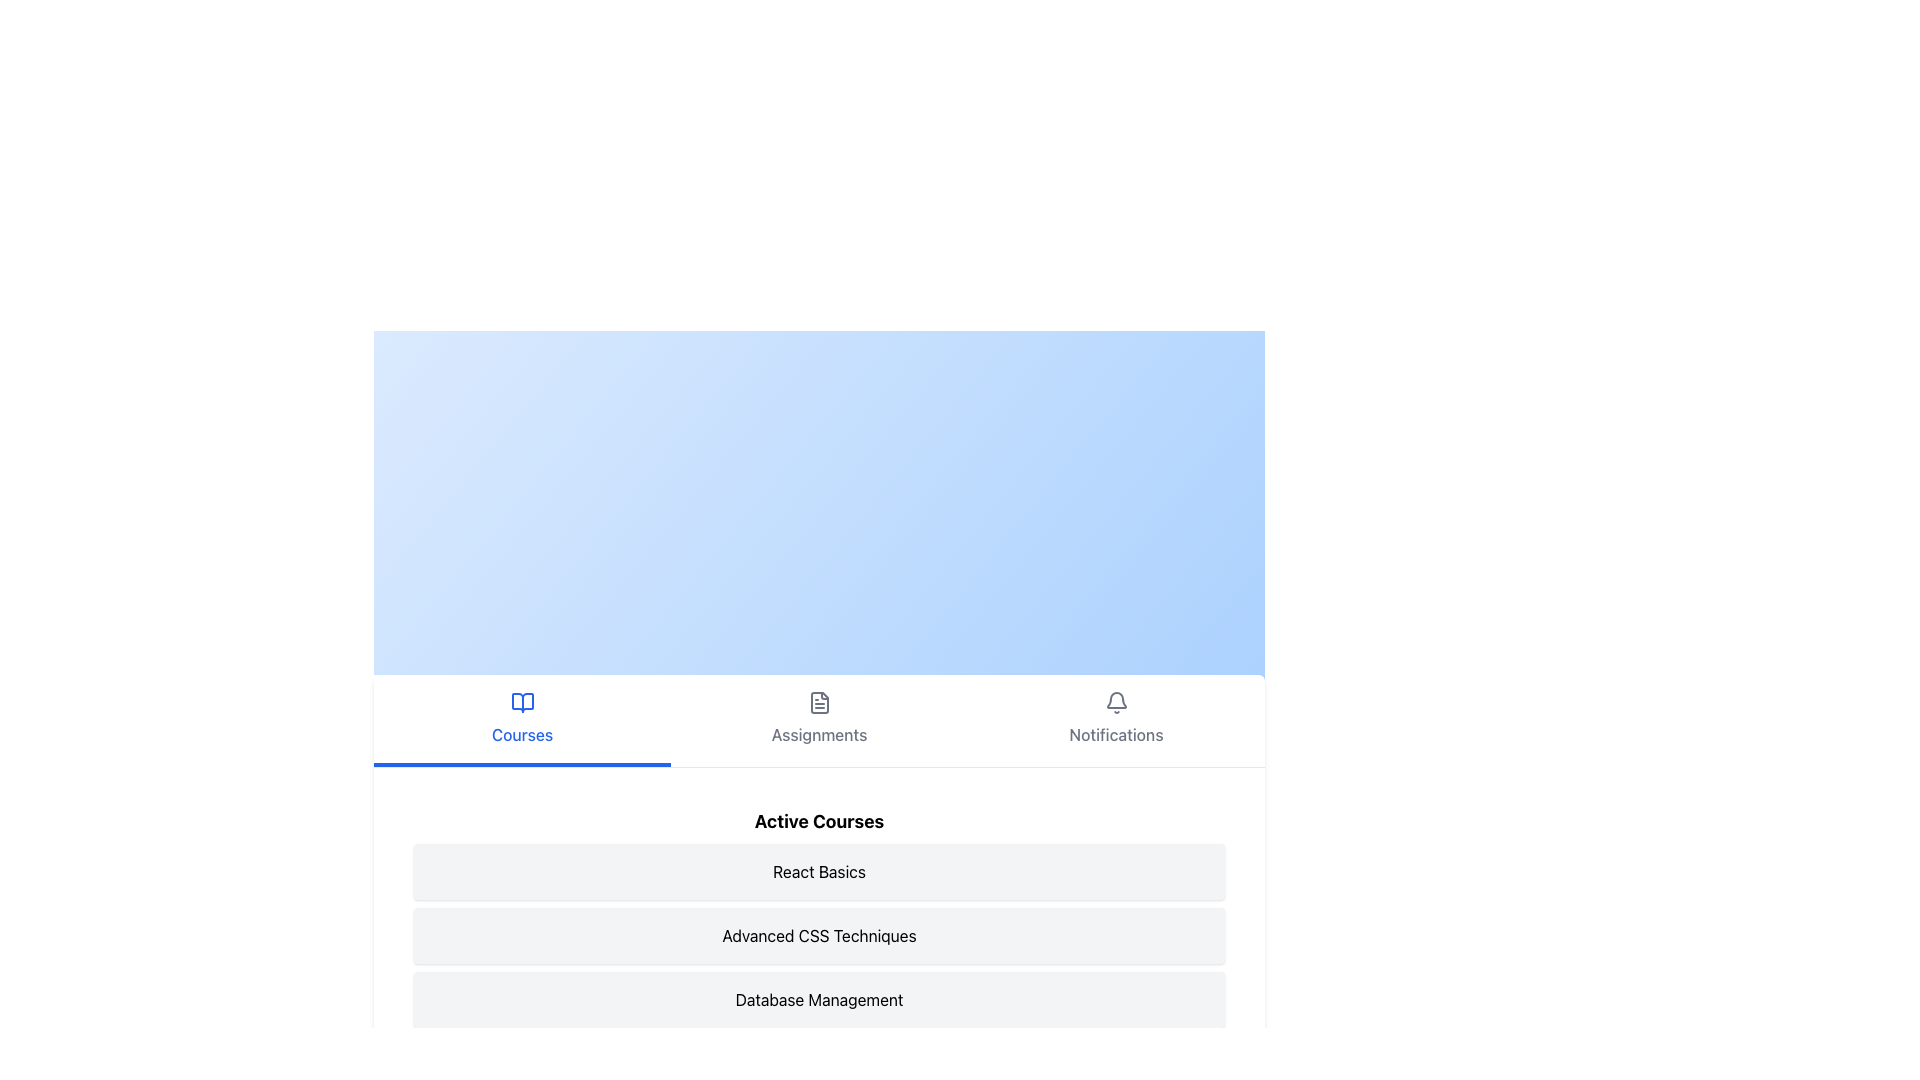 Image resolution: width=1920 pixels, height=1080 pixels. What do you see at coordinates (1115, 698) in the screenshot?
I see `the bell icon located in the header section below the 'Notifications' label to interact with notifications` at bounding box center [1115, 698].